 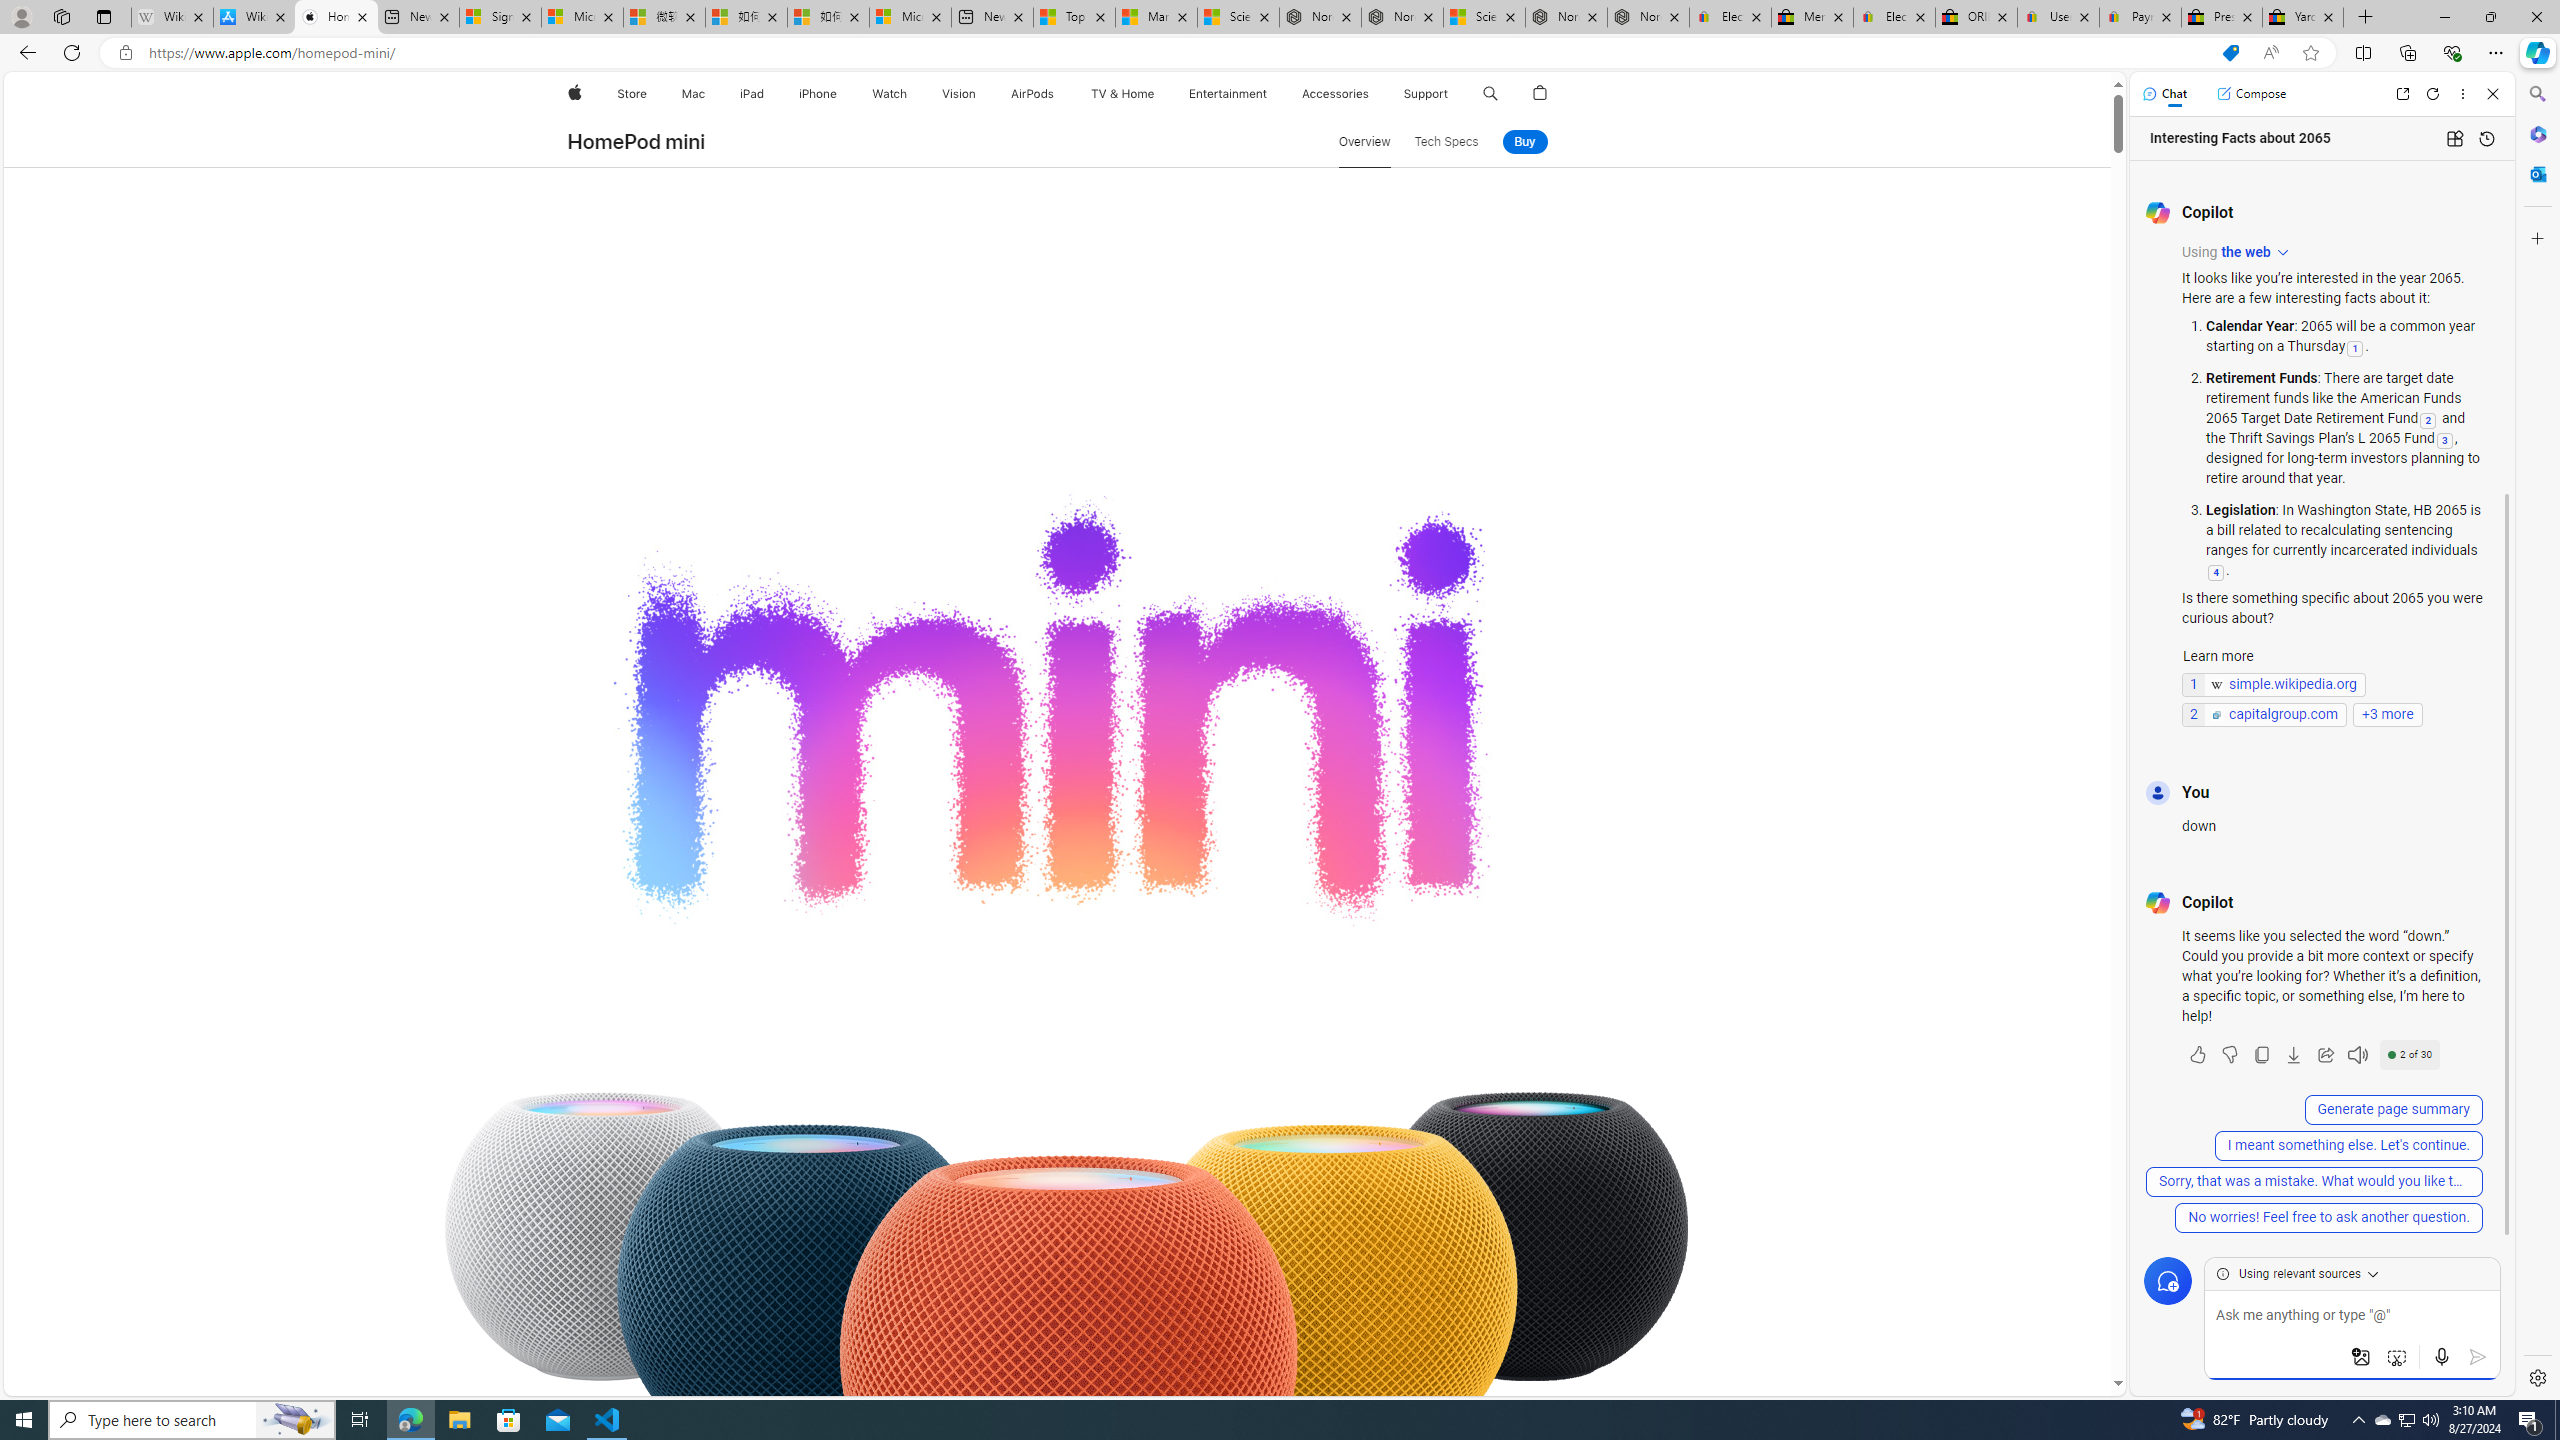 I want to click on 'Shopping Bag', so click(x=1540, y=93).